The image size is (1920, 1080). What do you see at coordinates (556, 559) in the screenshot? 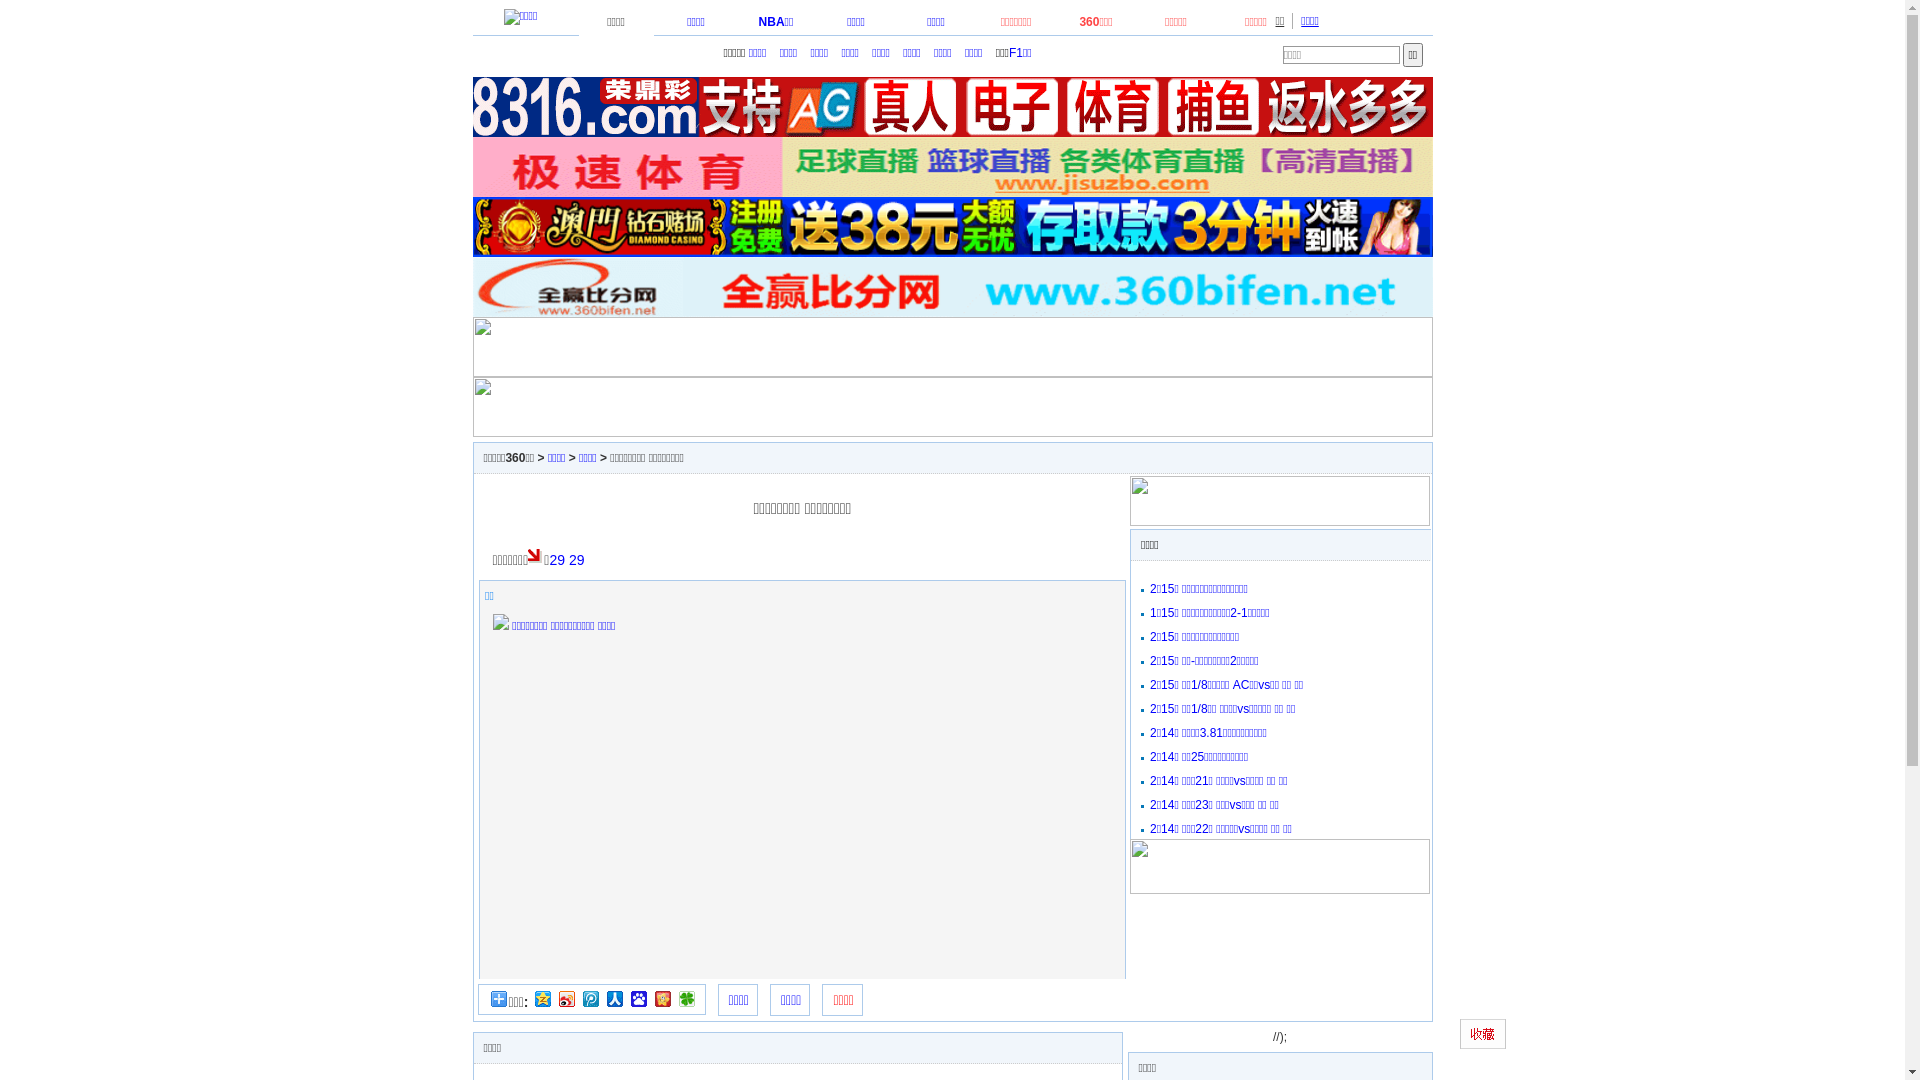
I see `'29'` at bounding box center [556, 559].